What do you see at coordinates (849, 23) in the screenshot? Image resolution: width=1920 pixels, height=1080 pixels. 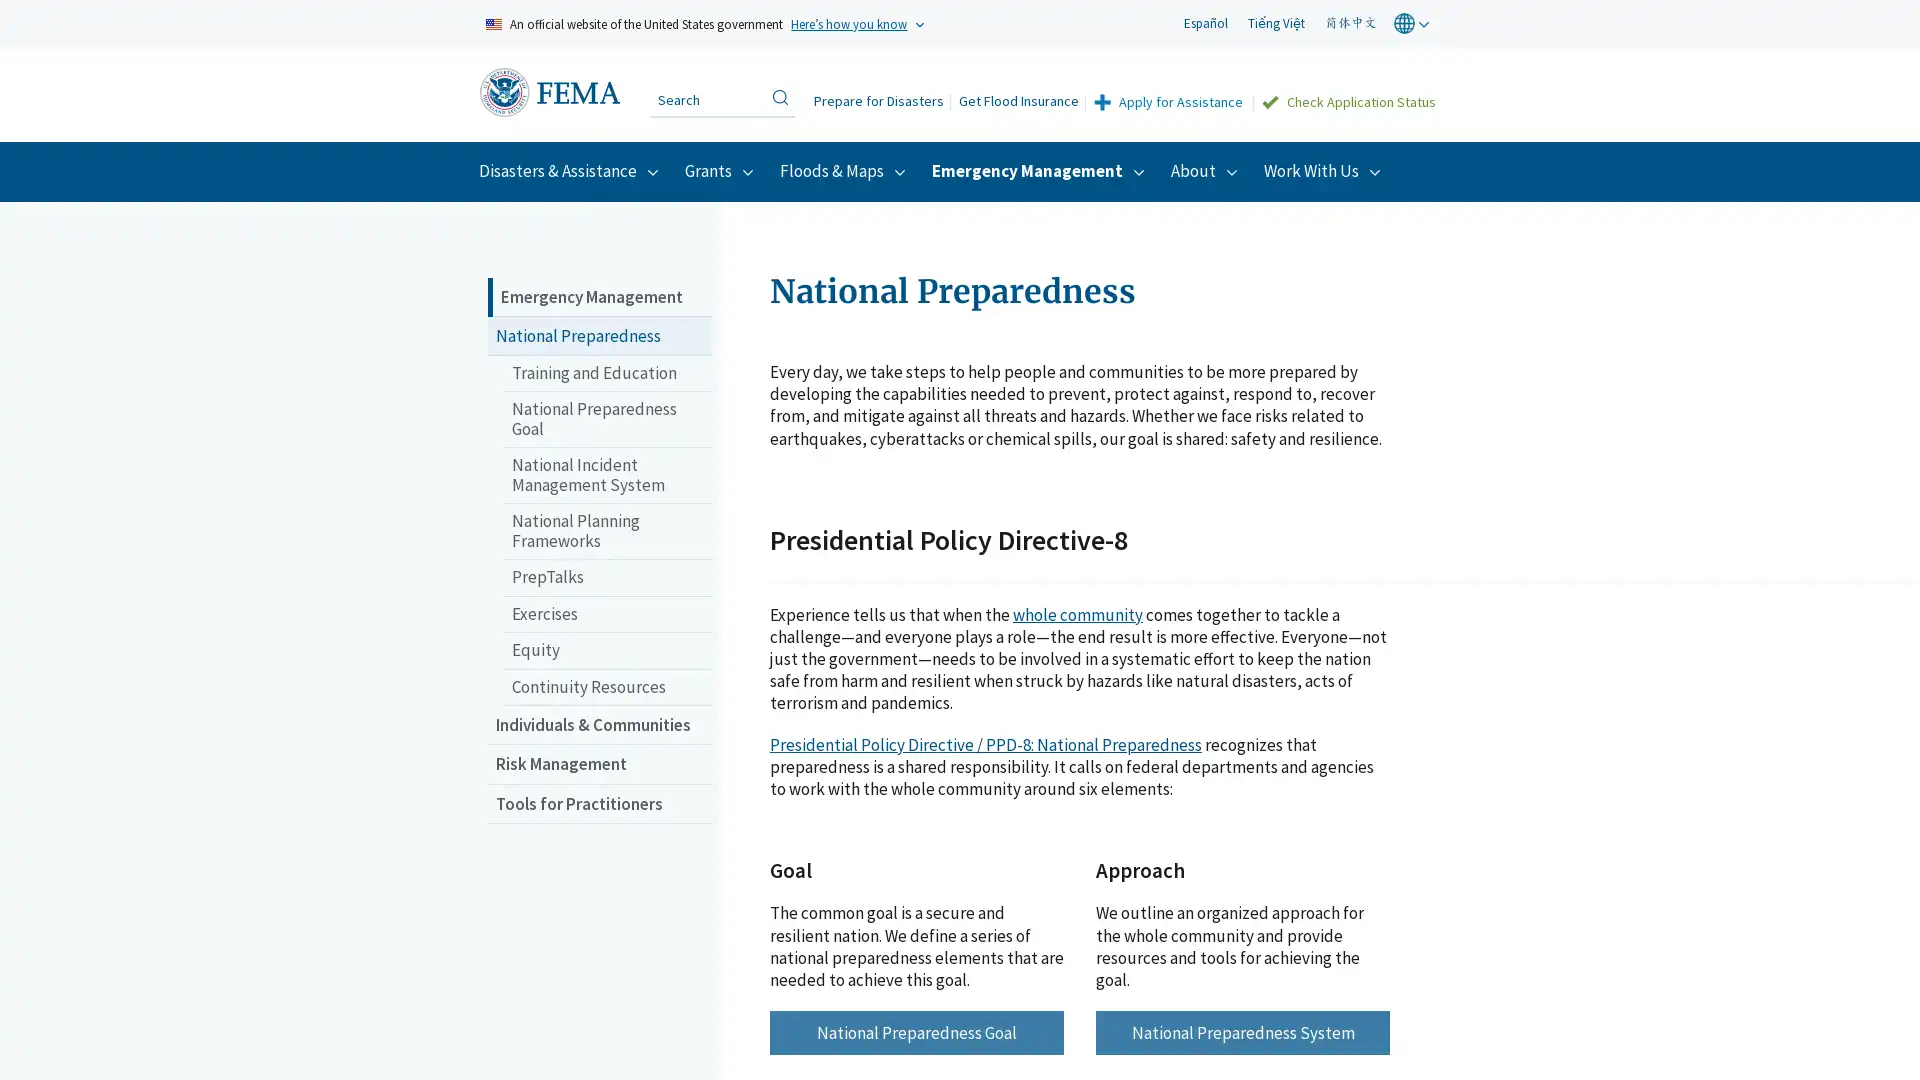 I see `Heres how you know` at bounding box center [849, 23].